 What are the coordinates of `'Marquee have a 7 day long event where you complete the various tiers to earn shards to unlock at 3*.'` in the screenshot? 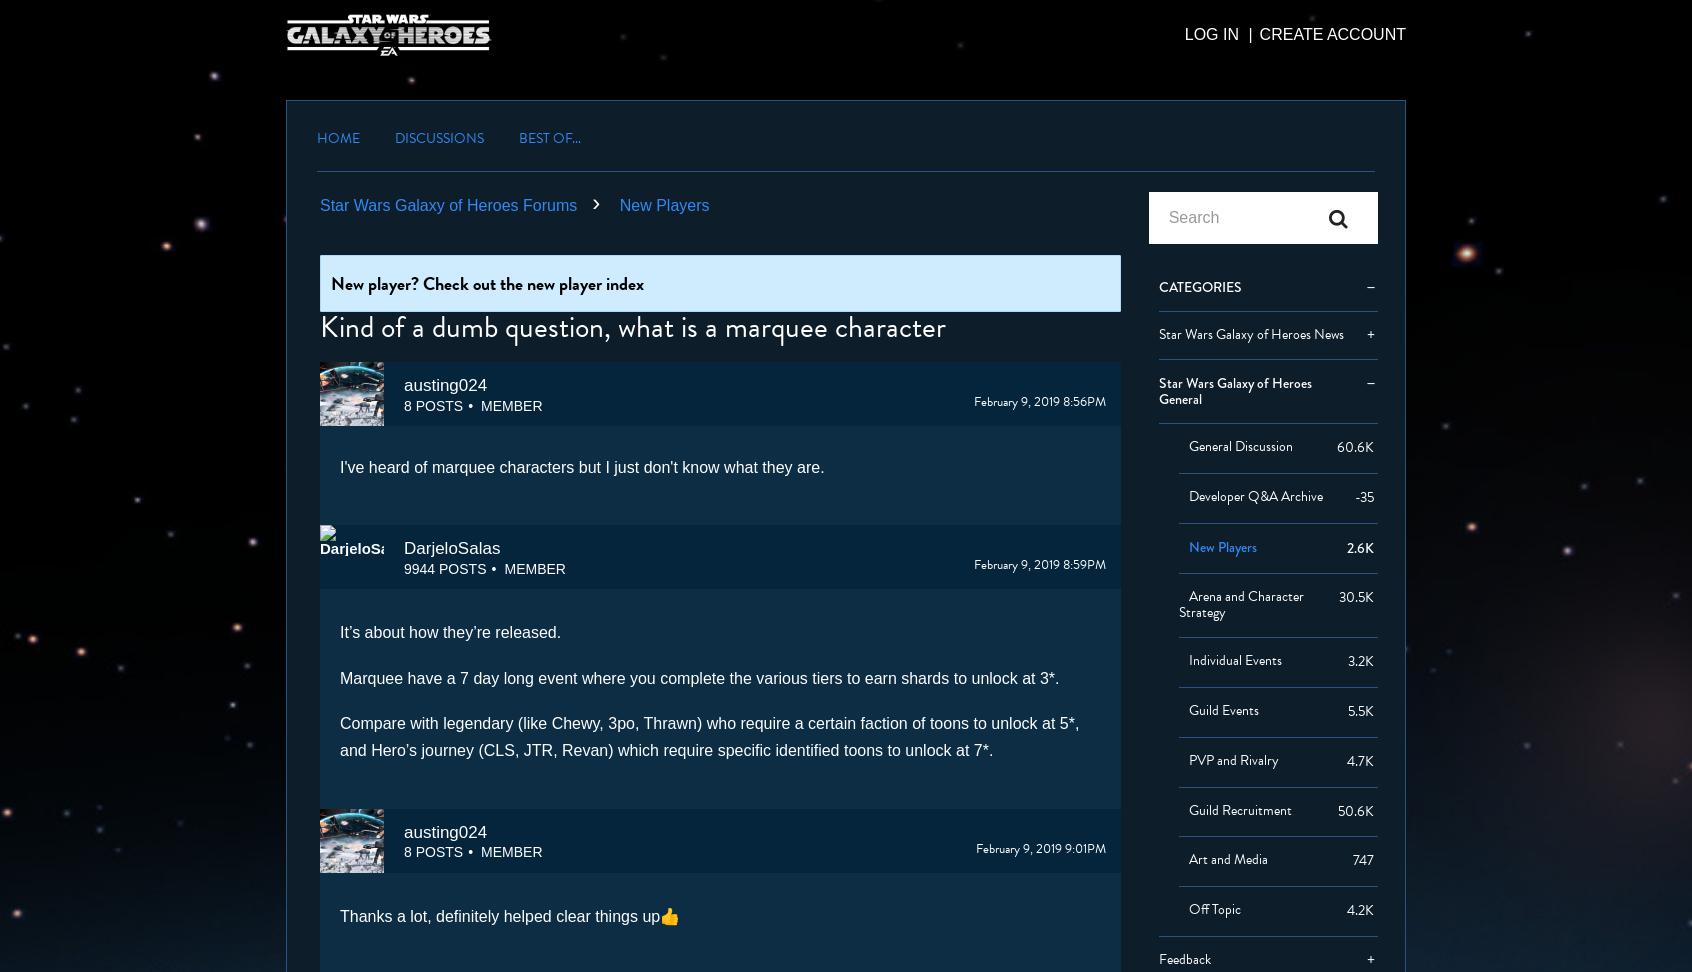 It's located at (699, 676).